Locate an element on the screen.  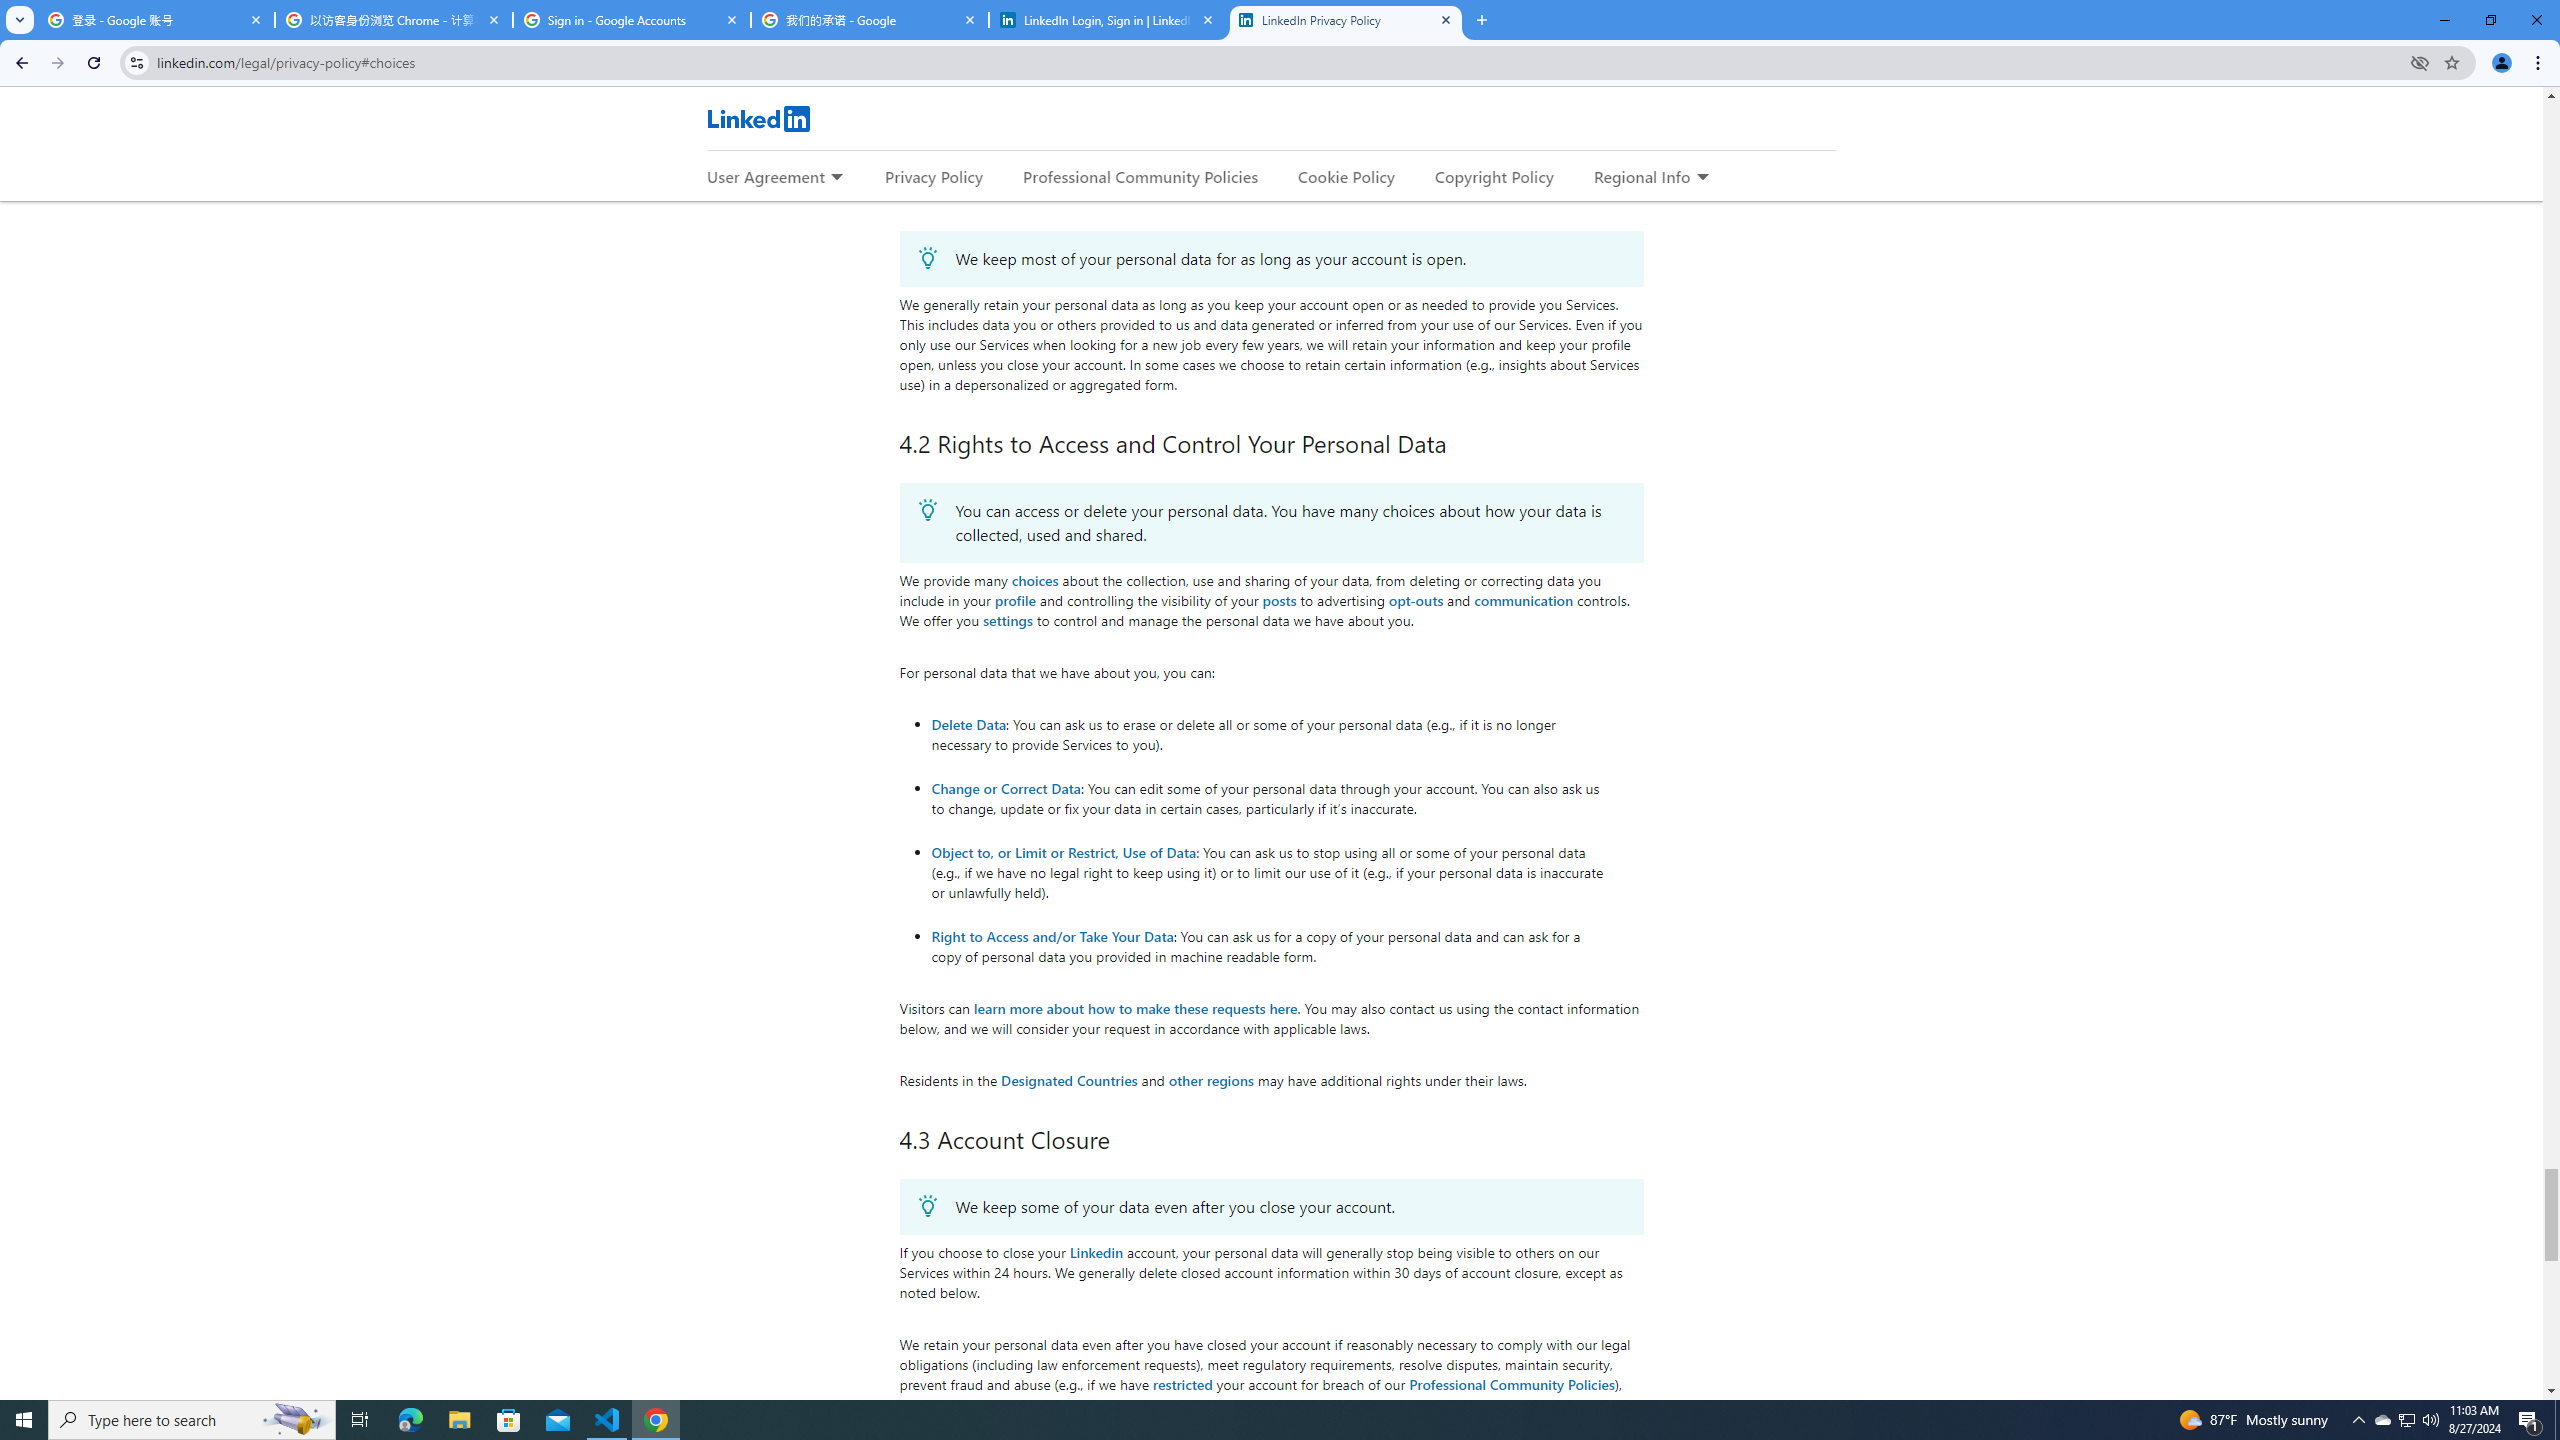
'profile' is located at coordinates (1015, 600).